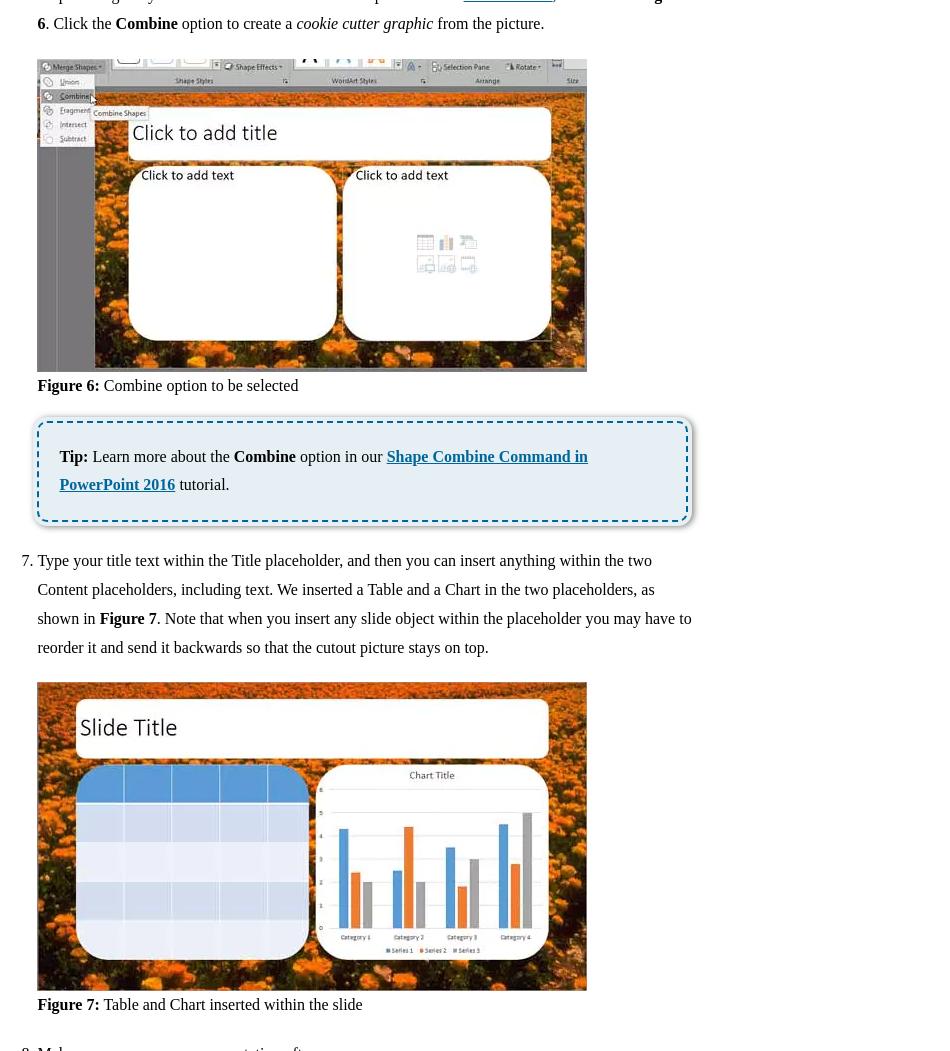  Describe the element at coordinates (322, 469) in the screenshot. I see `'Shape Combine
Command in PowerPoint 2016'` at that location.